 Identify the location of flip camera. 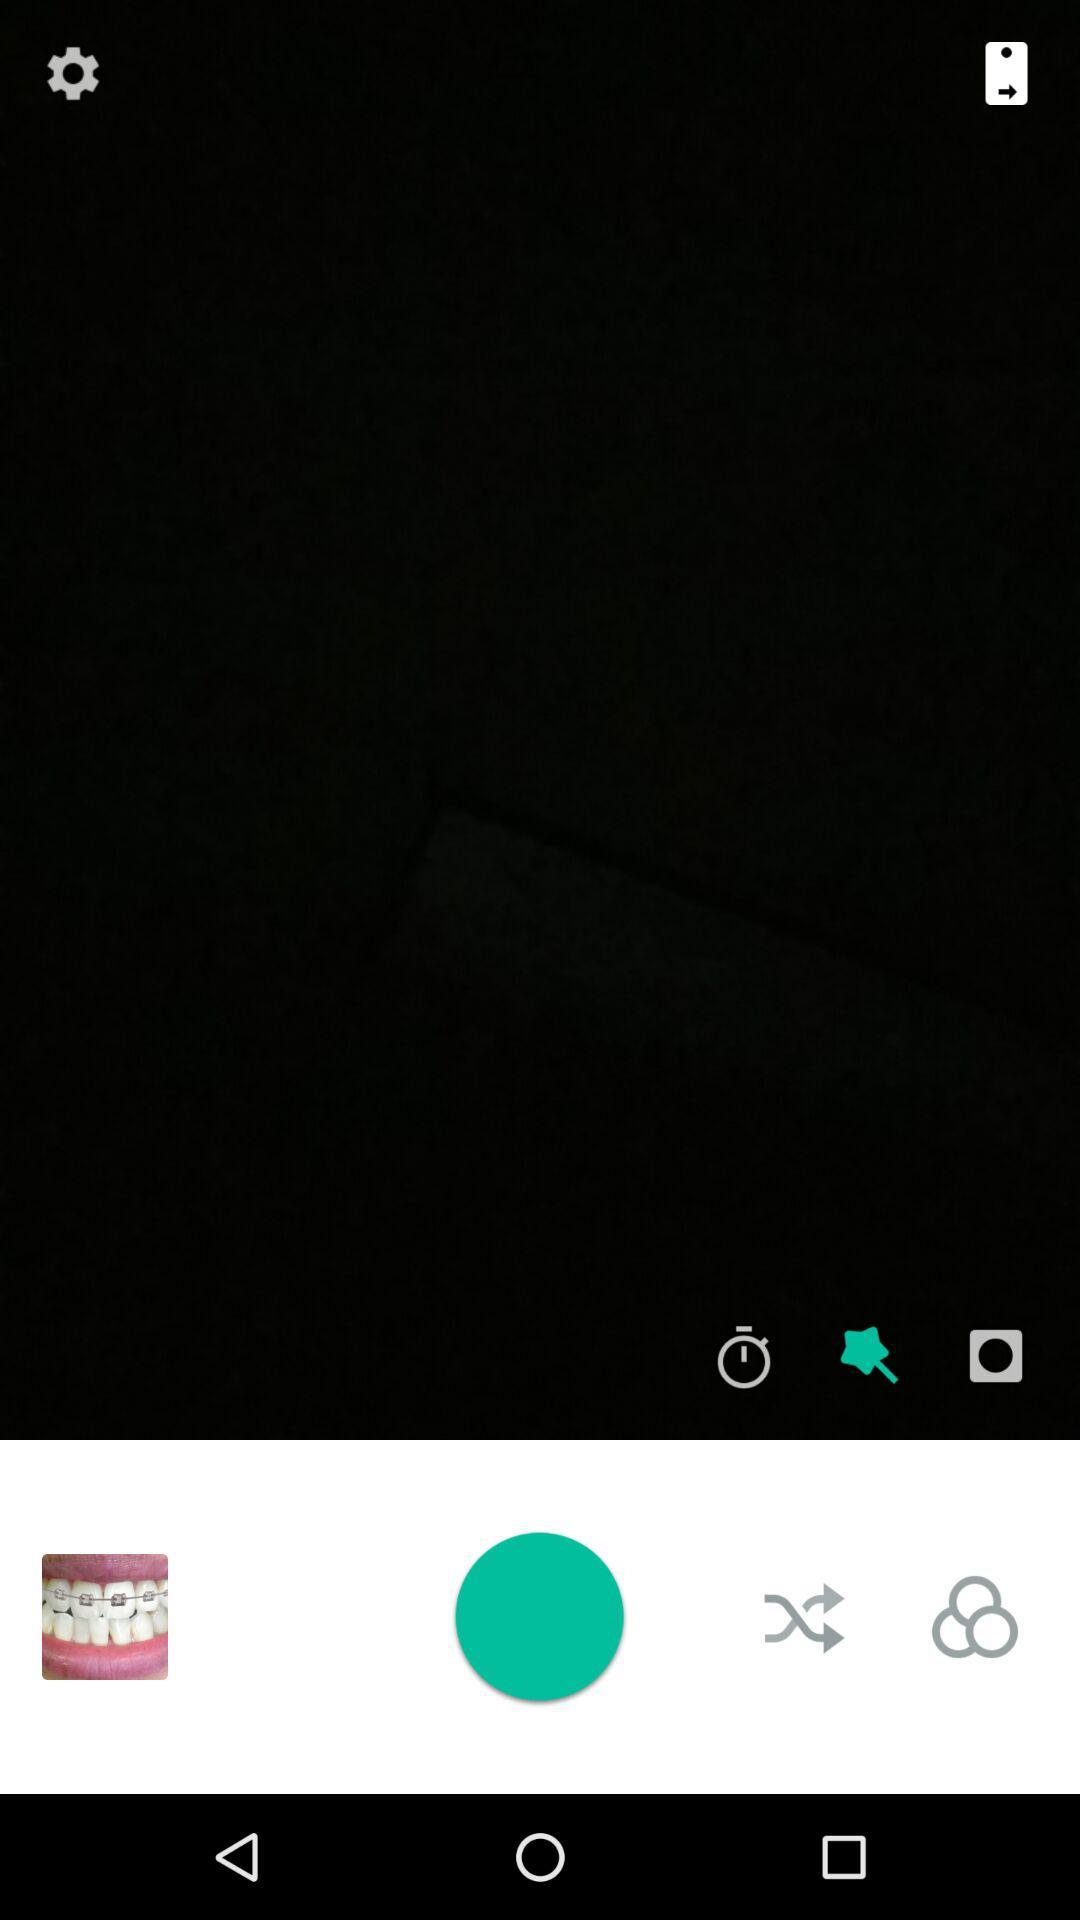
(1006, 73).